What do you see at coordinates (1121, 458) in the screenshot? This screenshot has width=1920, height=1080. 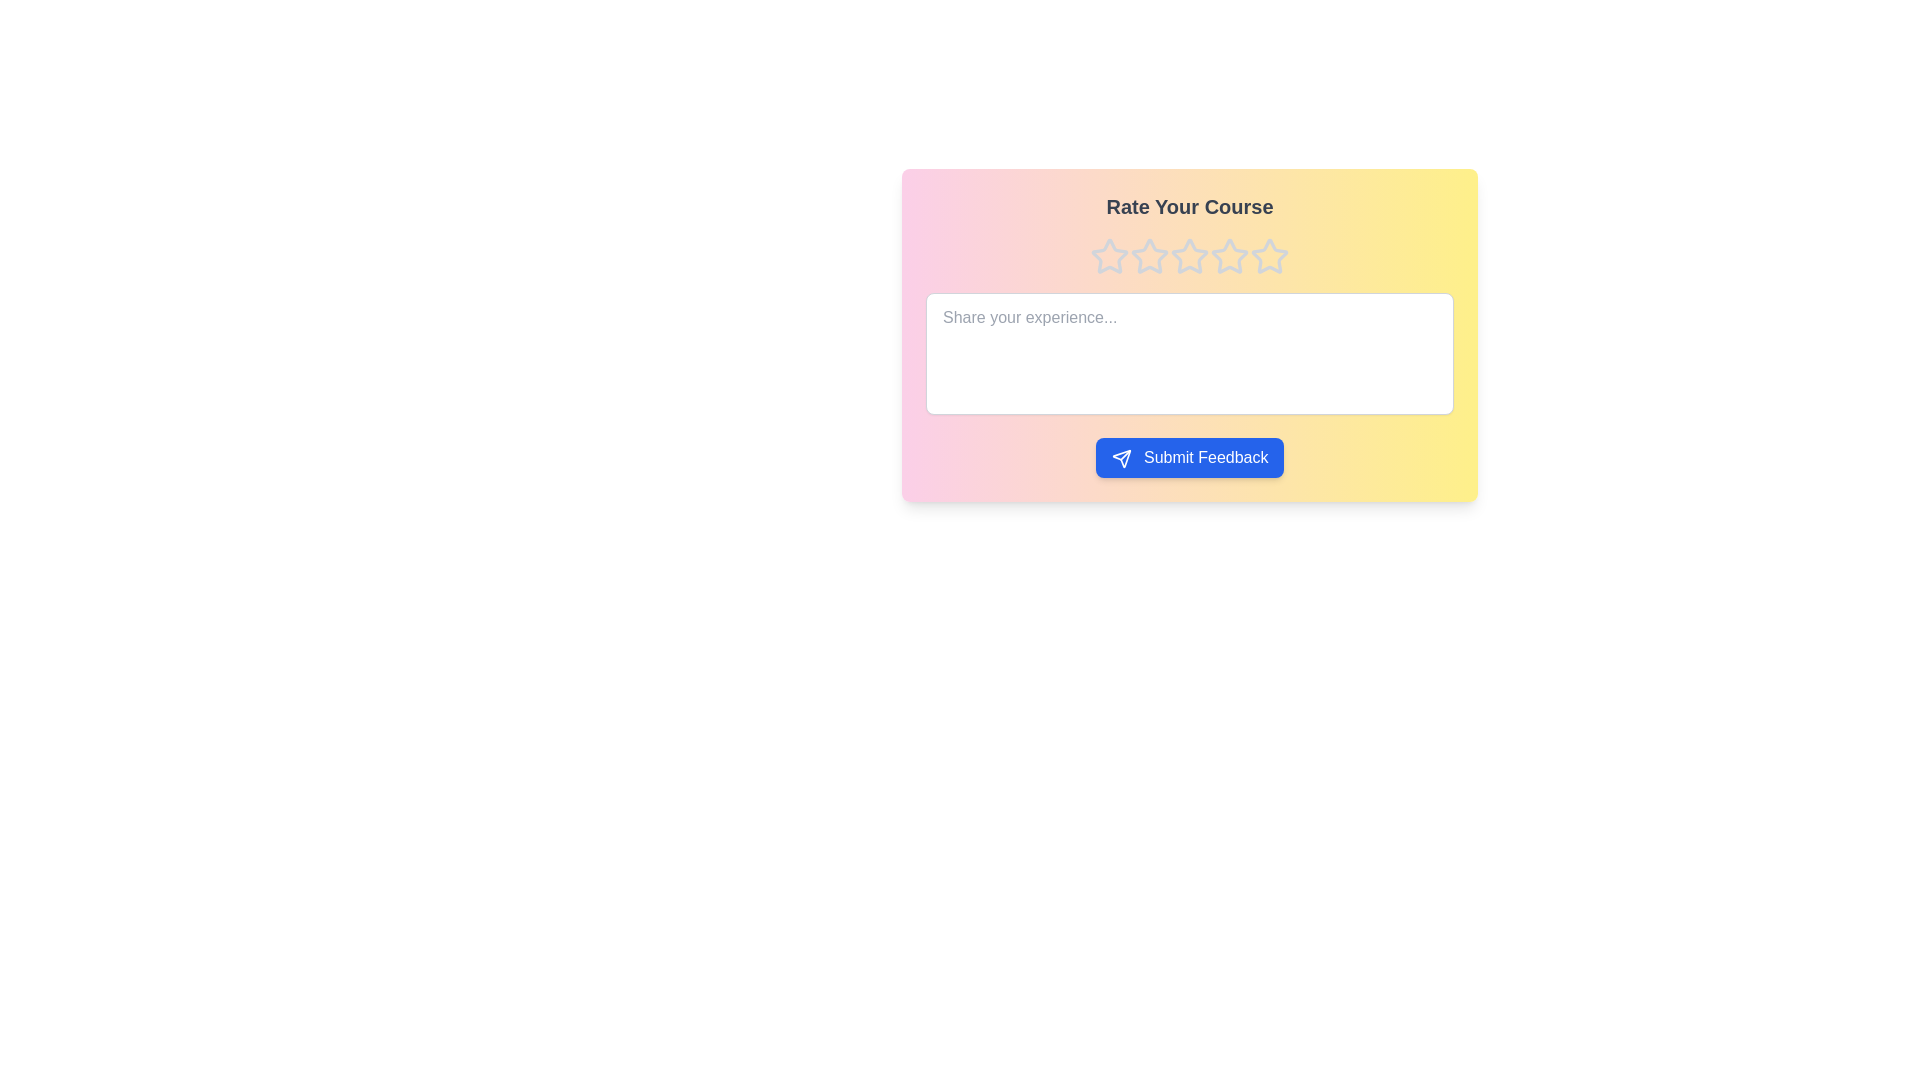 I see `the paper plane icon, which is part of the 'Submit Feedback' blue button, featuring a blue outline on a transparent background` at bounding box center [1121, 458].